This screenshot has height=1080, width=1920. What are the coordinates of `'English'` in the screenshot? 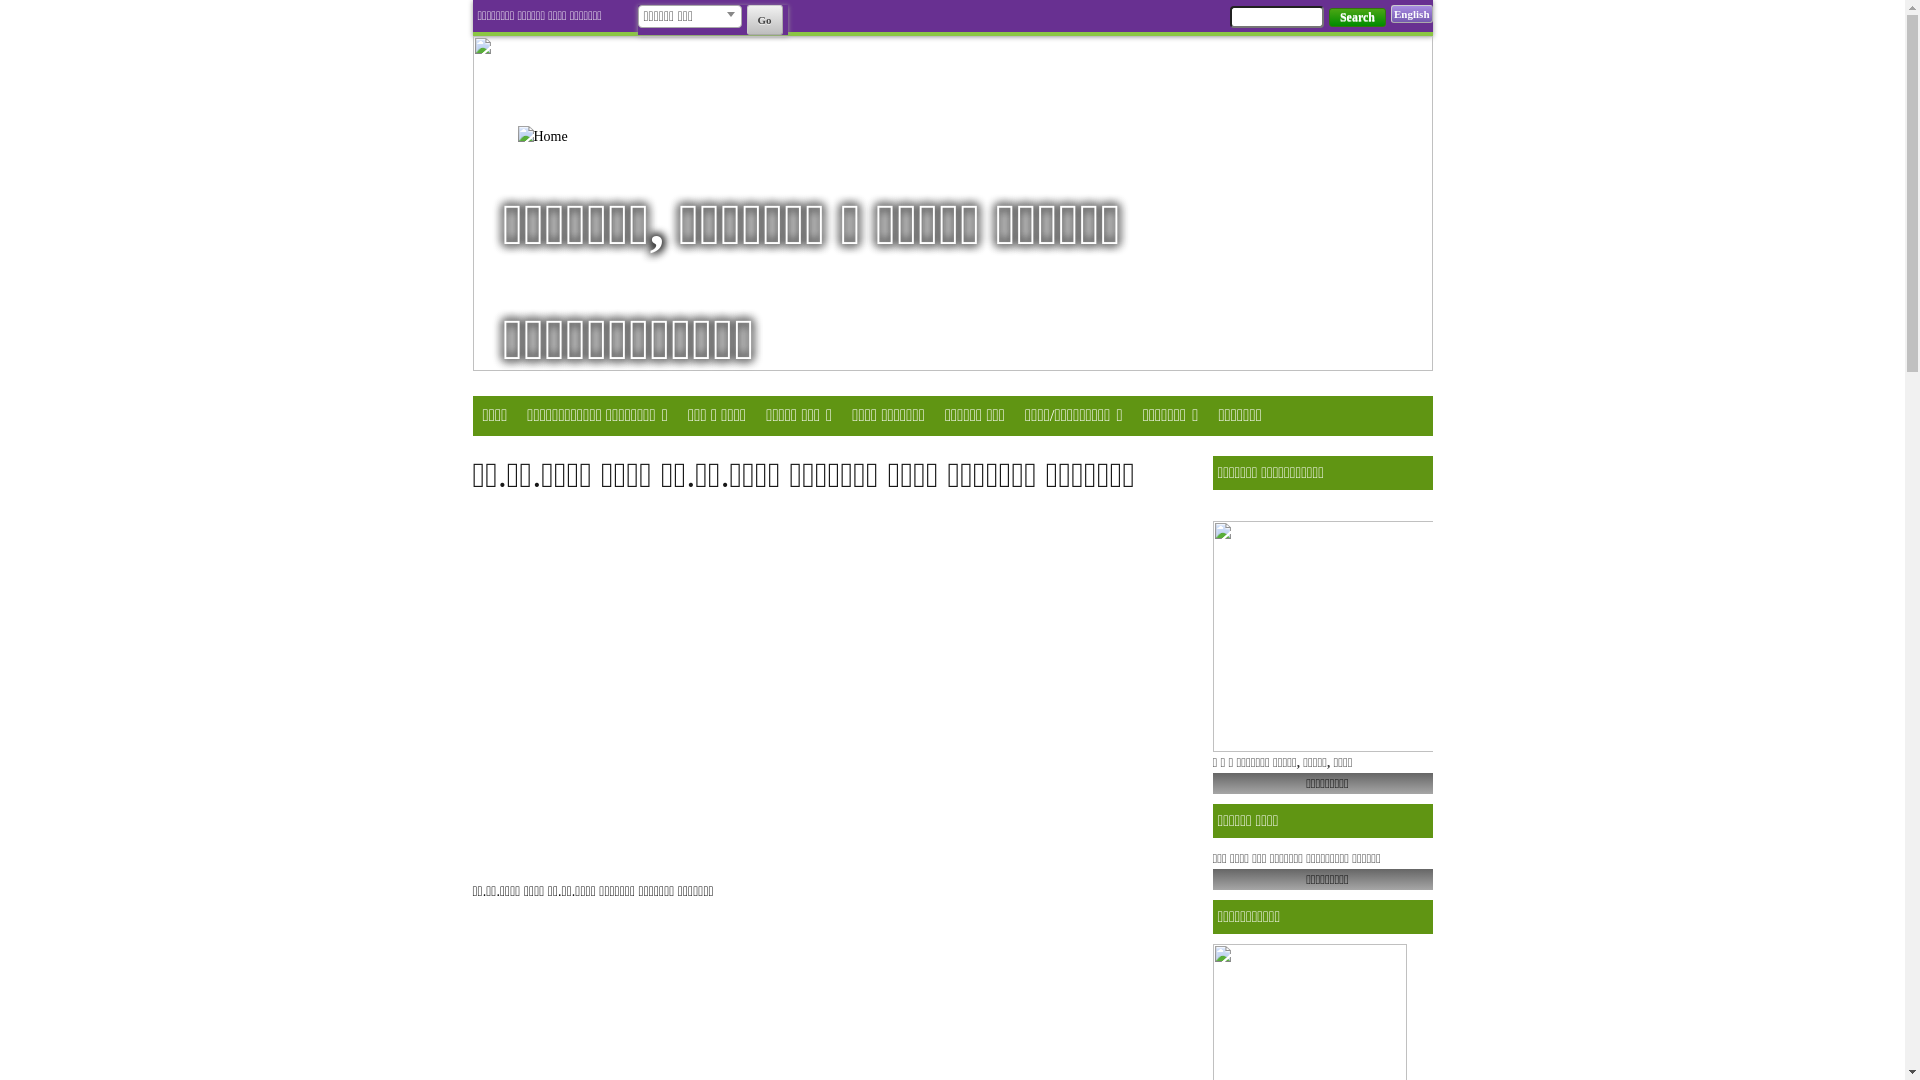 It's located at (1390, 14).